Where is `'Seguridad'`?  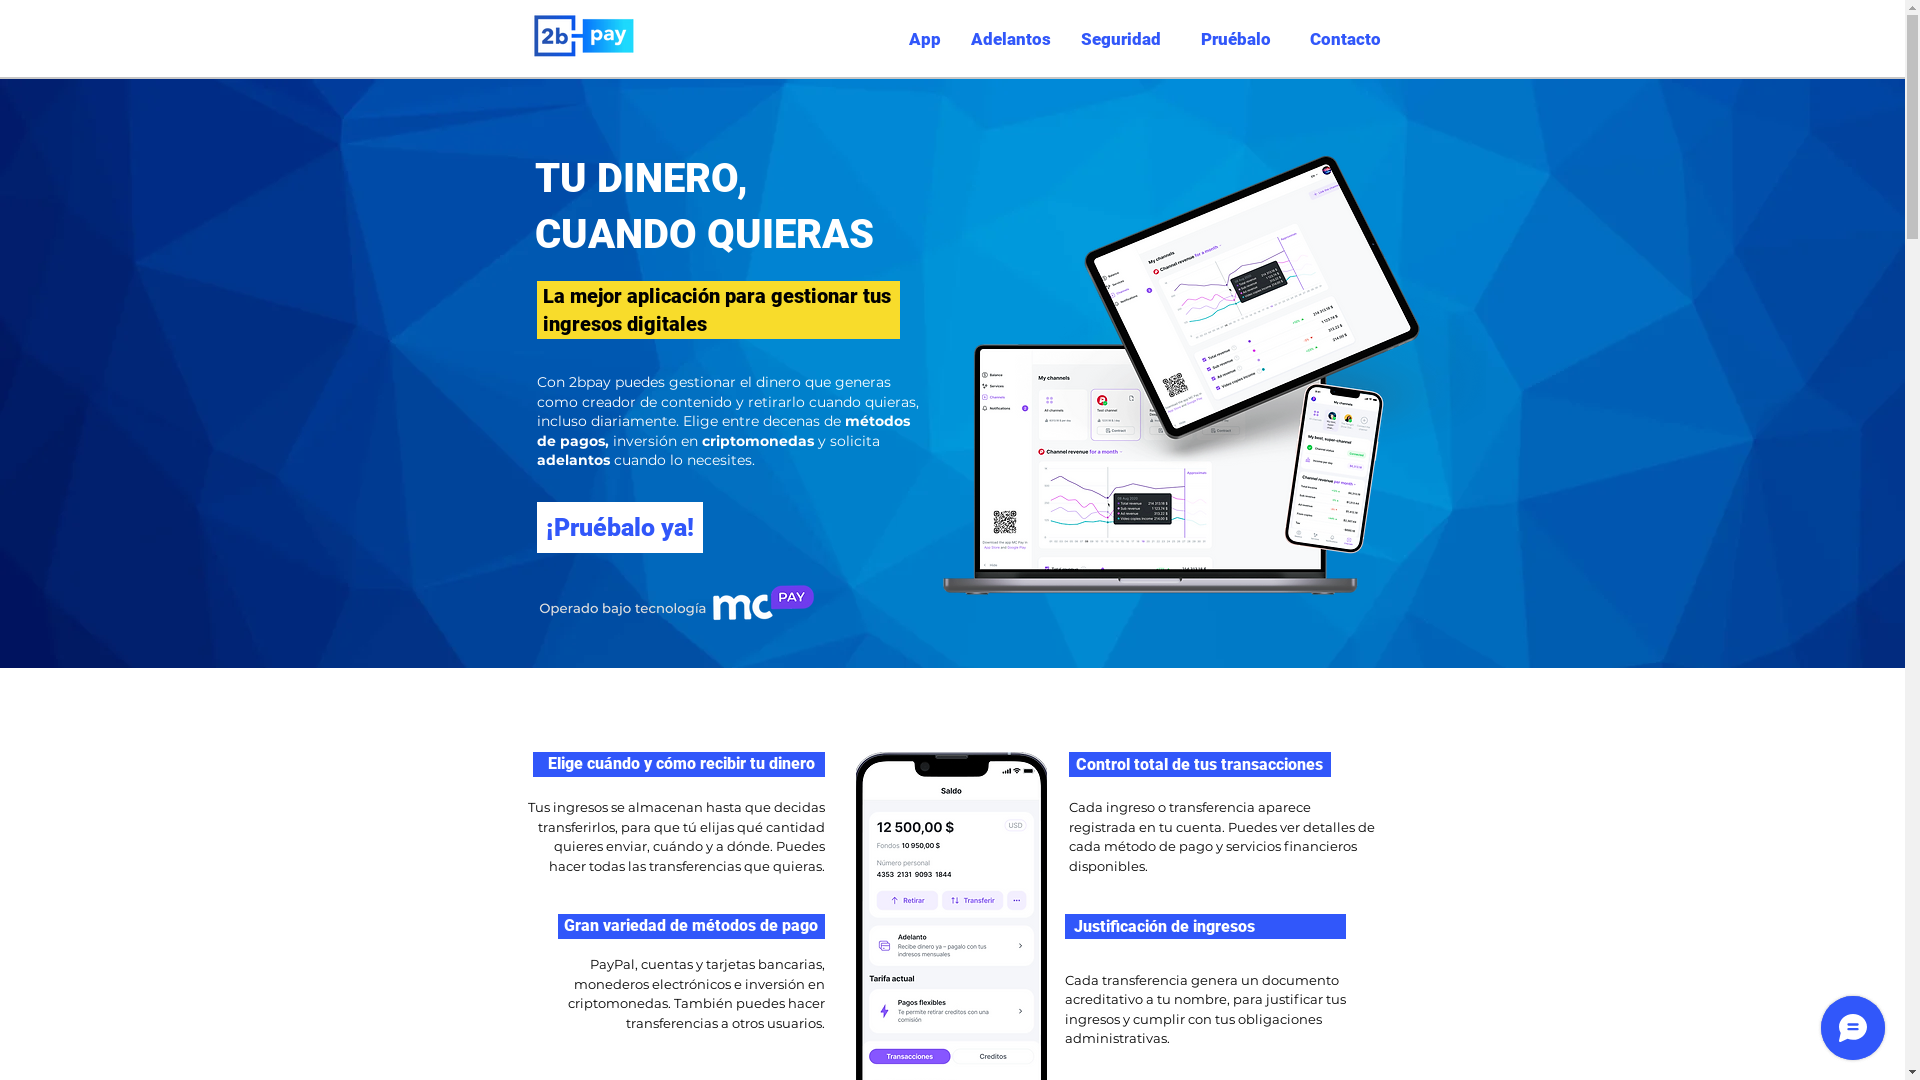
'Seguridad' is located at coordinates (1121, 38).